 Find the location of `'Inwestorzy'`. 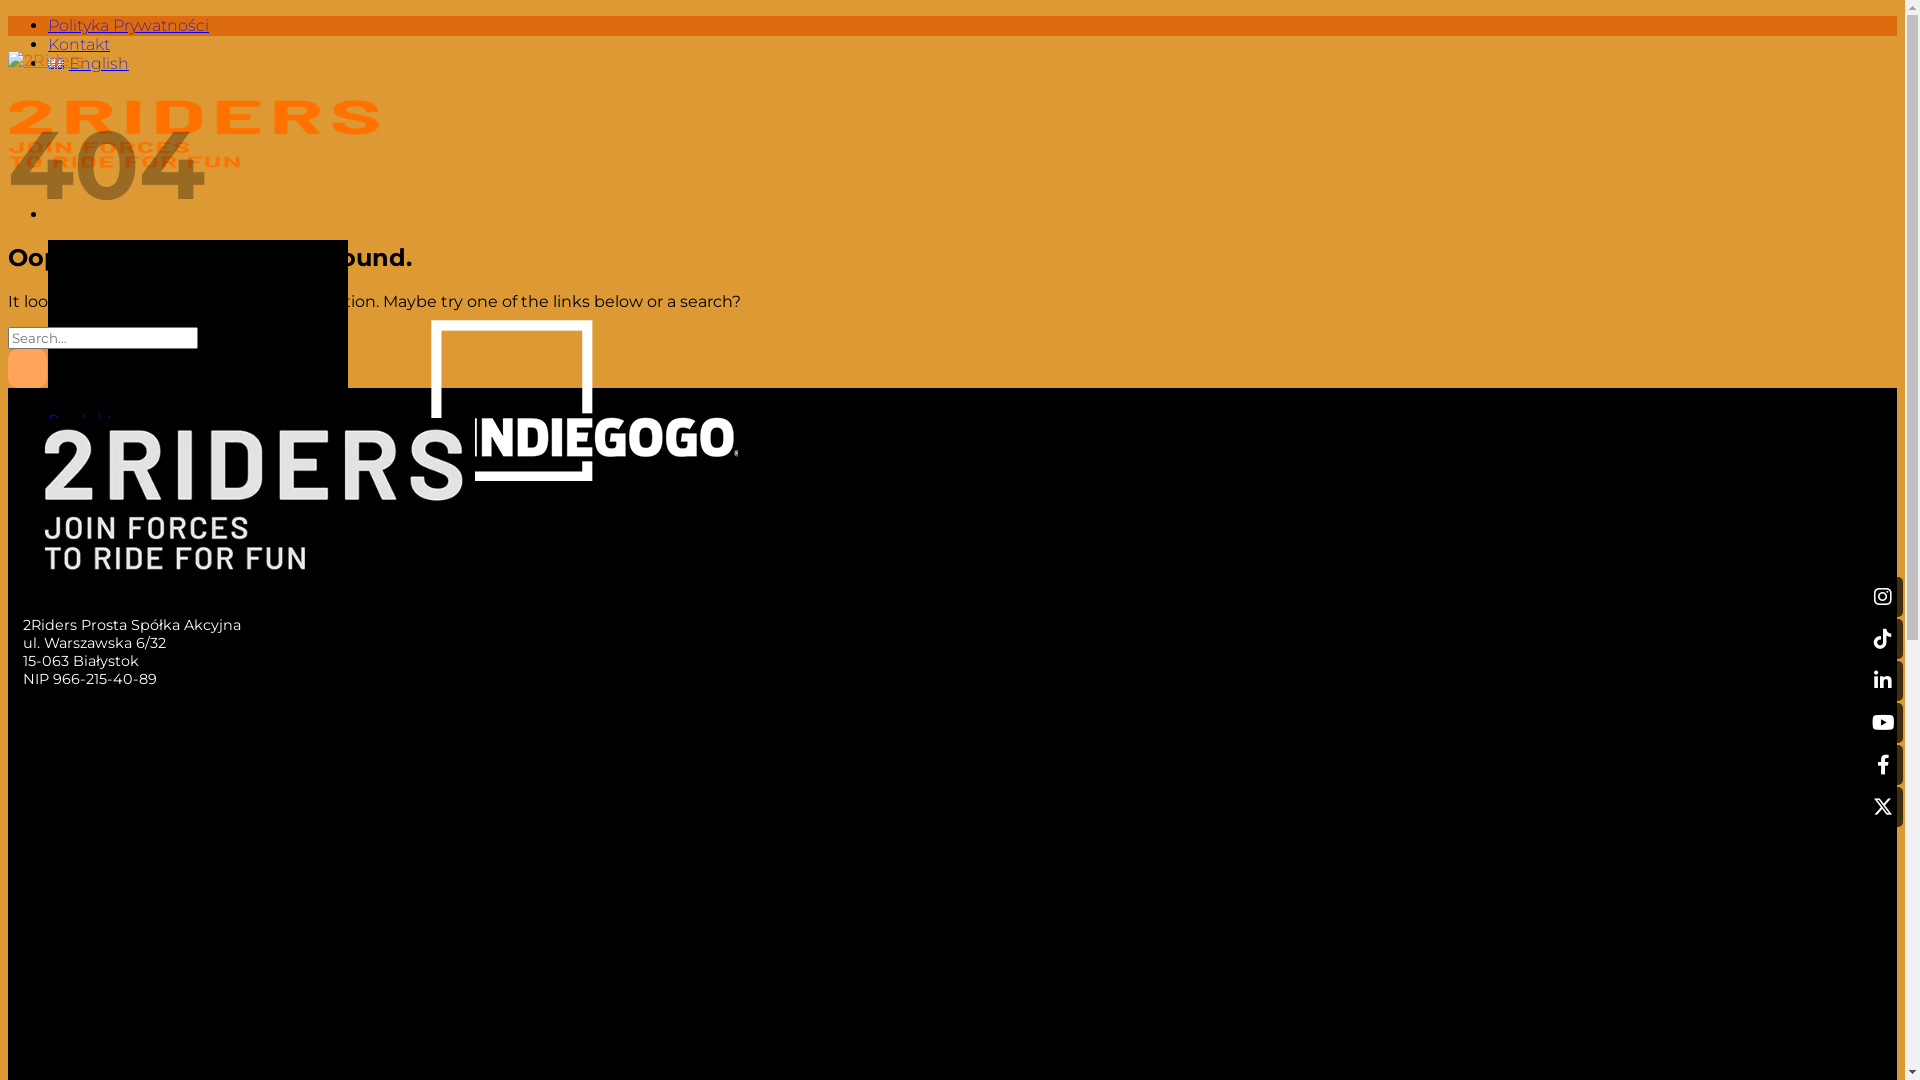

'Inwestorzy' is located at coordinates (90, 458).